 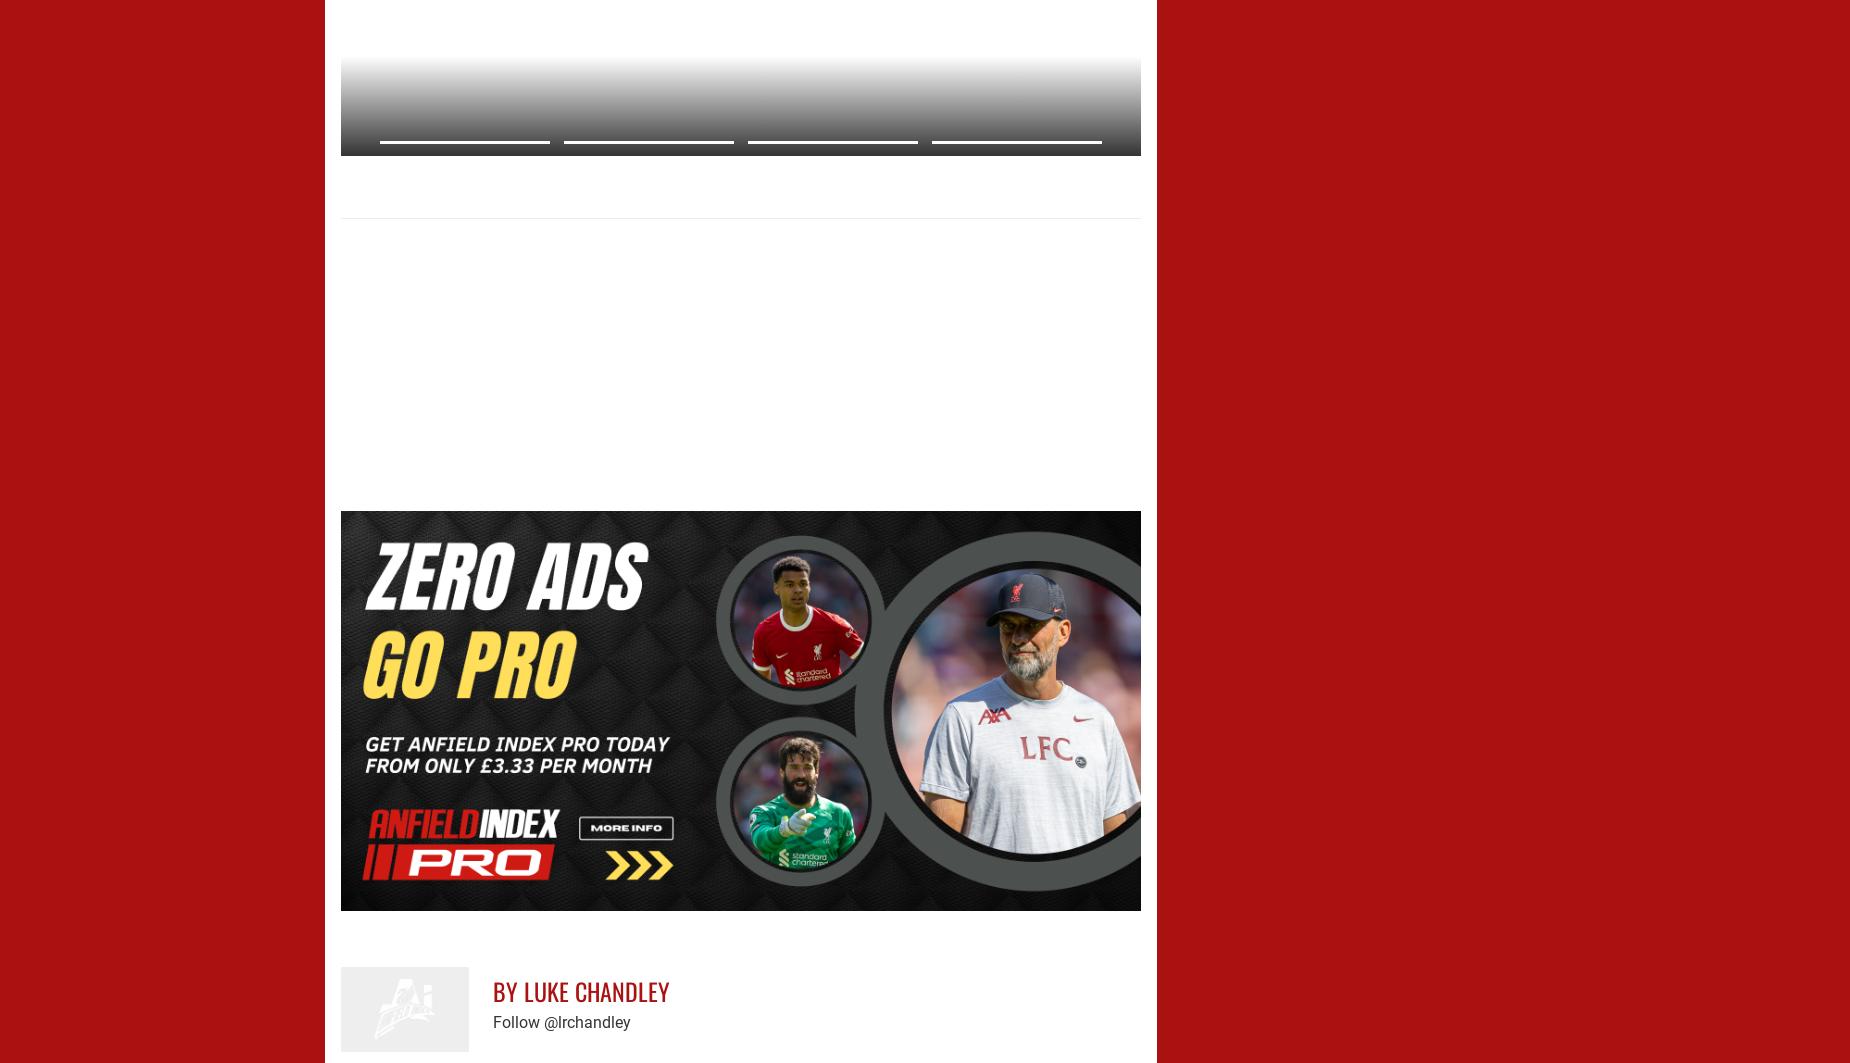 I want to click on 'Sponsored', so click(x=444, y=200).